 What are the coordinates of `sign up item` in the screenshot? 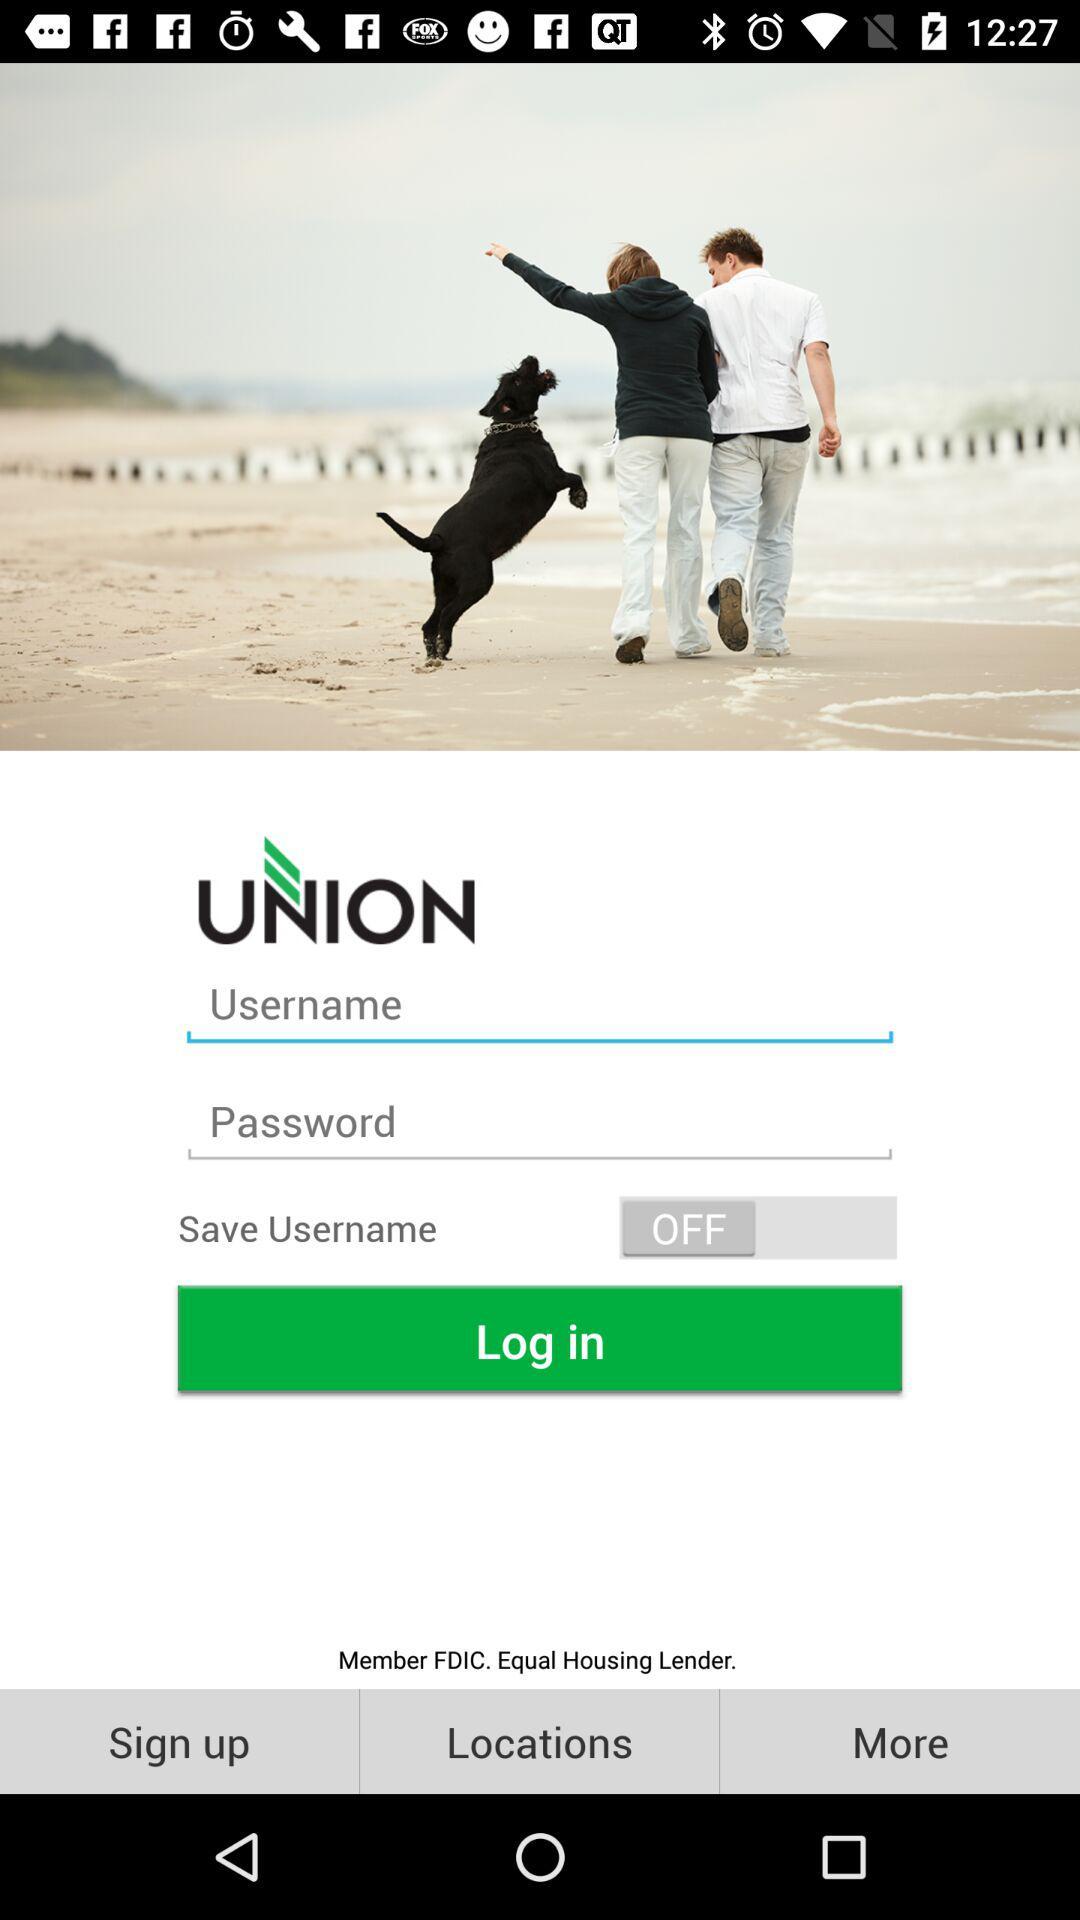 It's located at (178, 1740).